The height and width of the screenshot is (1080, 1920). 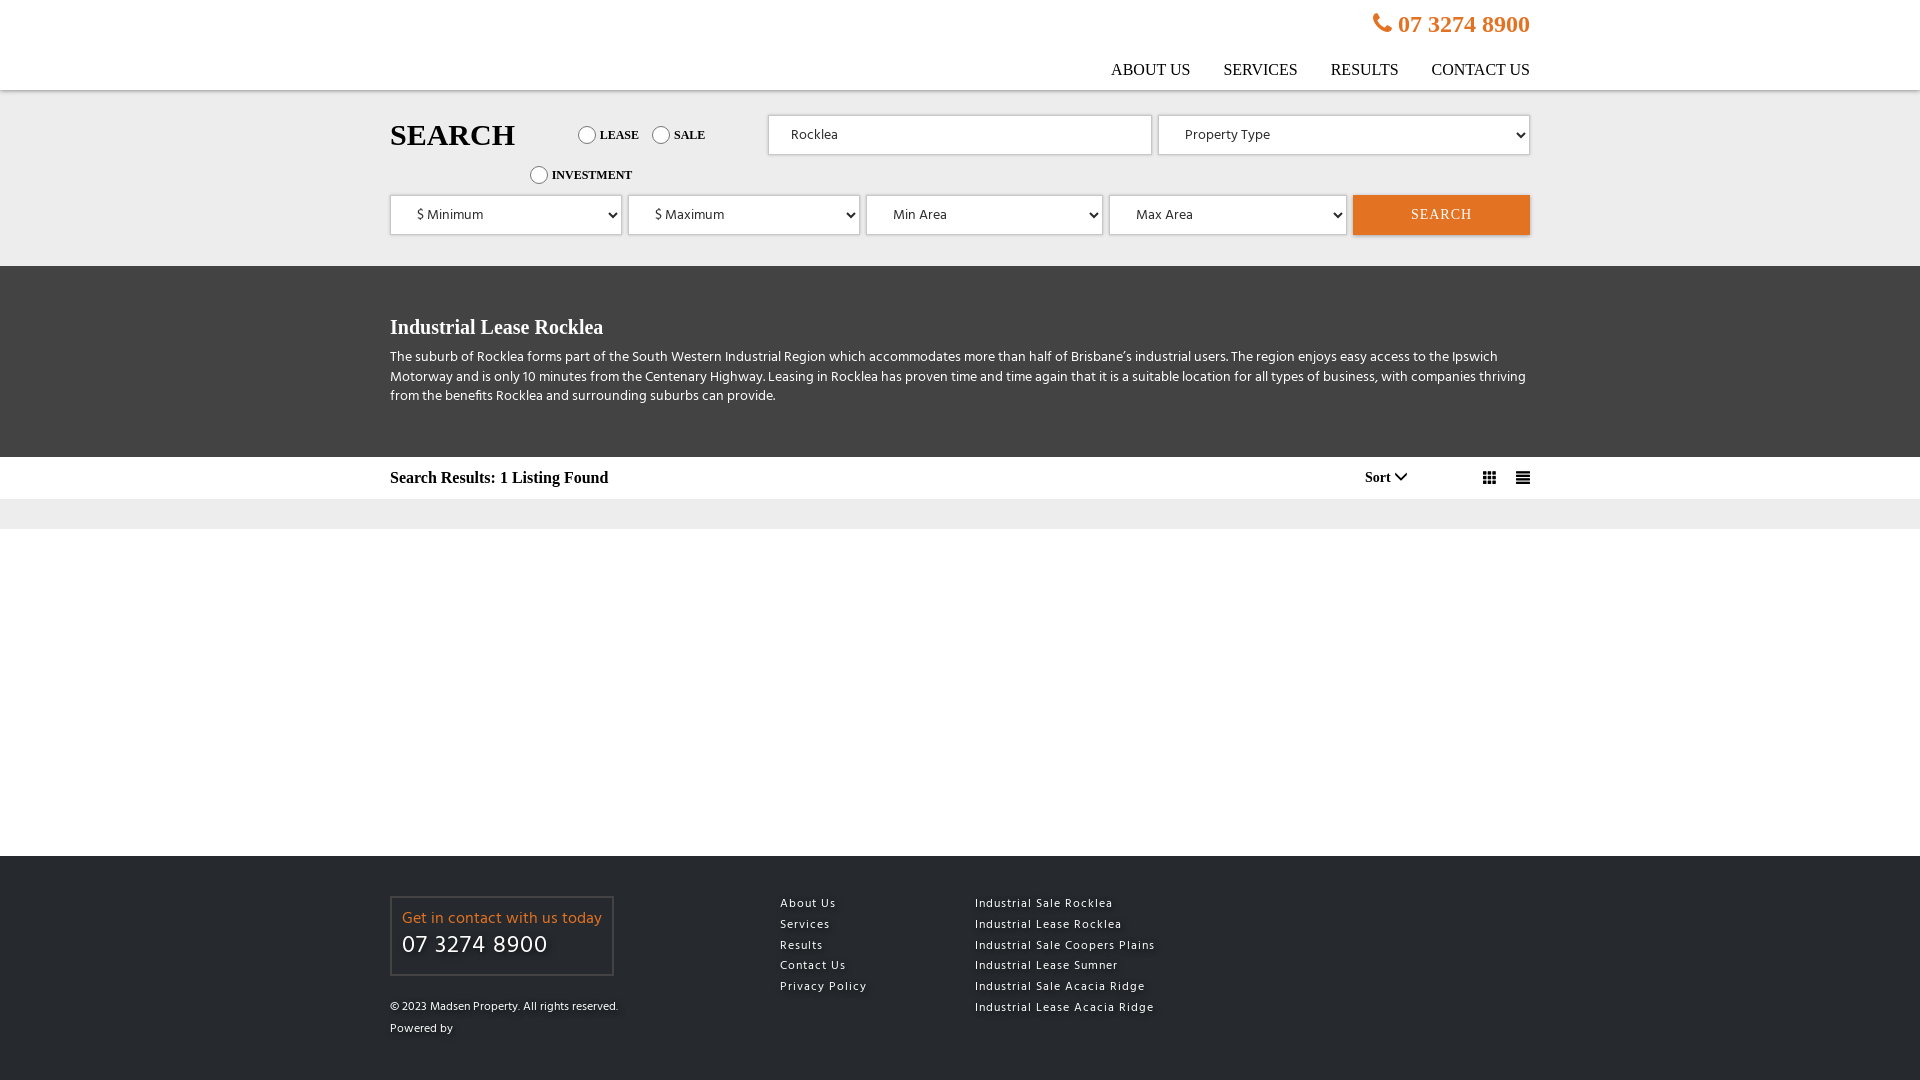 What do you see at coordinates (502, 946) in the screenshot?
I see `'07 3274 8900'` at bounding box center [502, 946].